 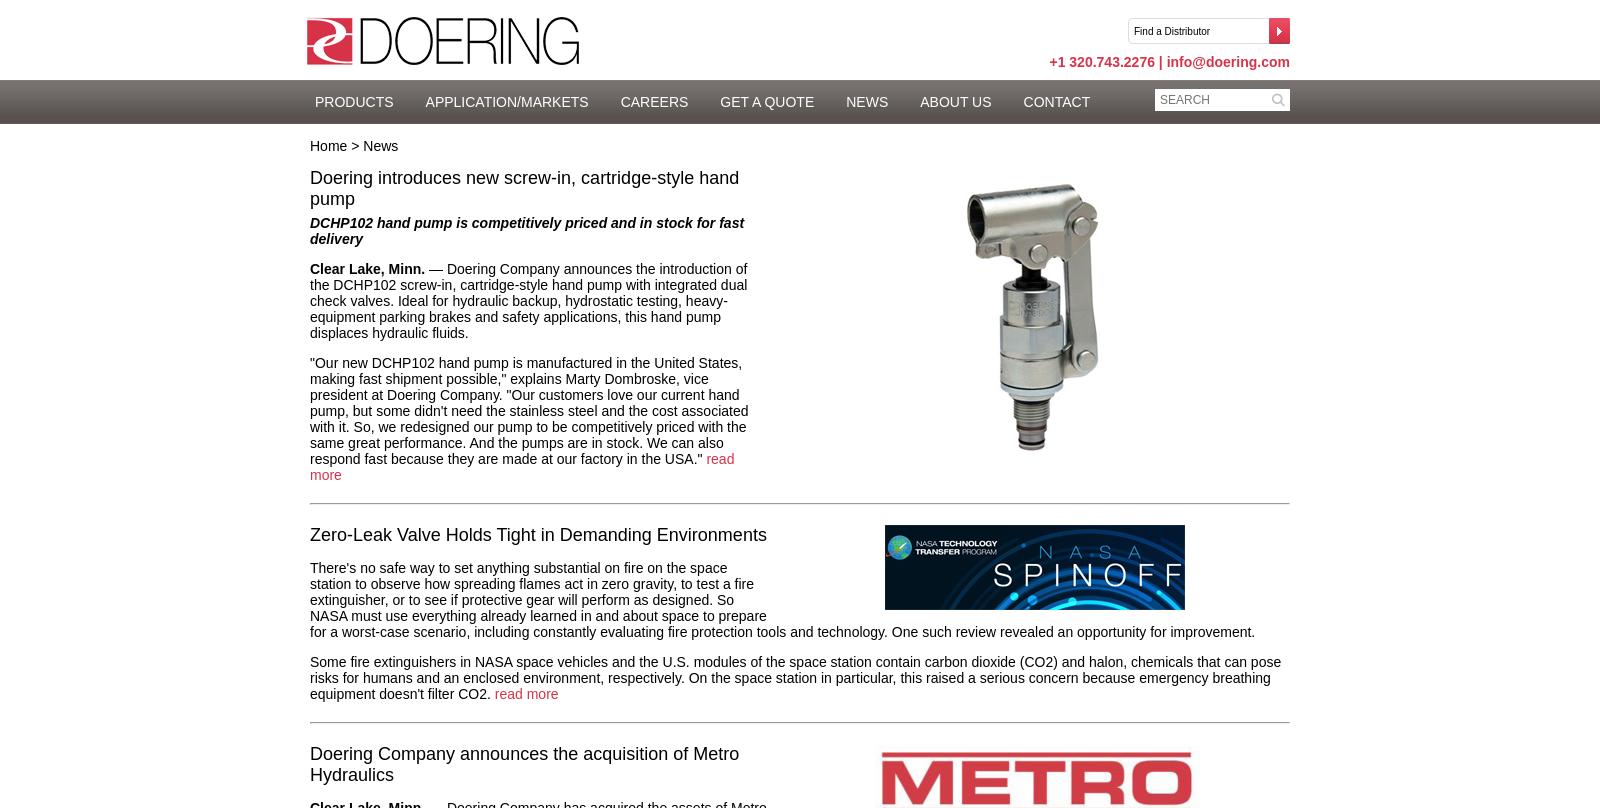 I want to click on '— Doering Company announces the introduction of the DCHP102 screw-in, cartridge-style hand pump with integrated dual check valves. Ideal for hydraulic backup, hydrostatic testing, heavy-equipment parking brakes and safety applications, this hand pump displaces hydraulic fluids.', so click(x=527, y=300).